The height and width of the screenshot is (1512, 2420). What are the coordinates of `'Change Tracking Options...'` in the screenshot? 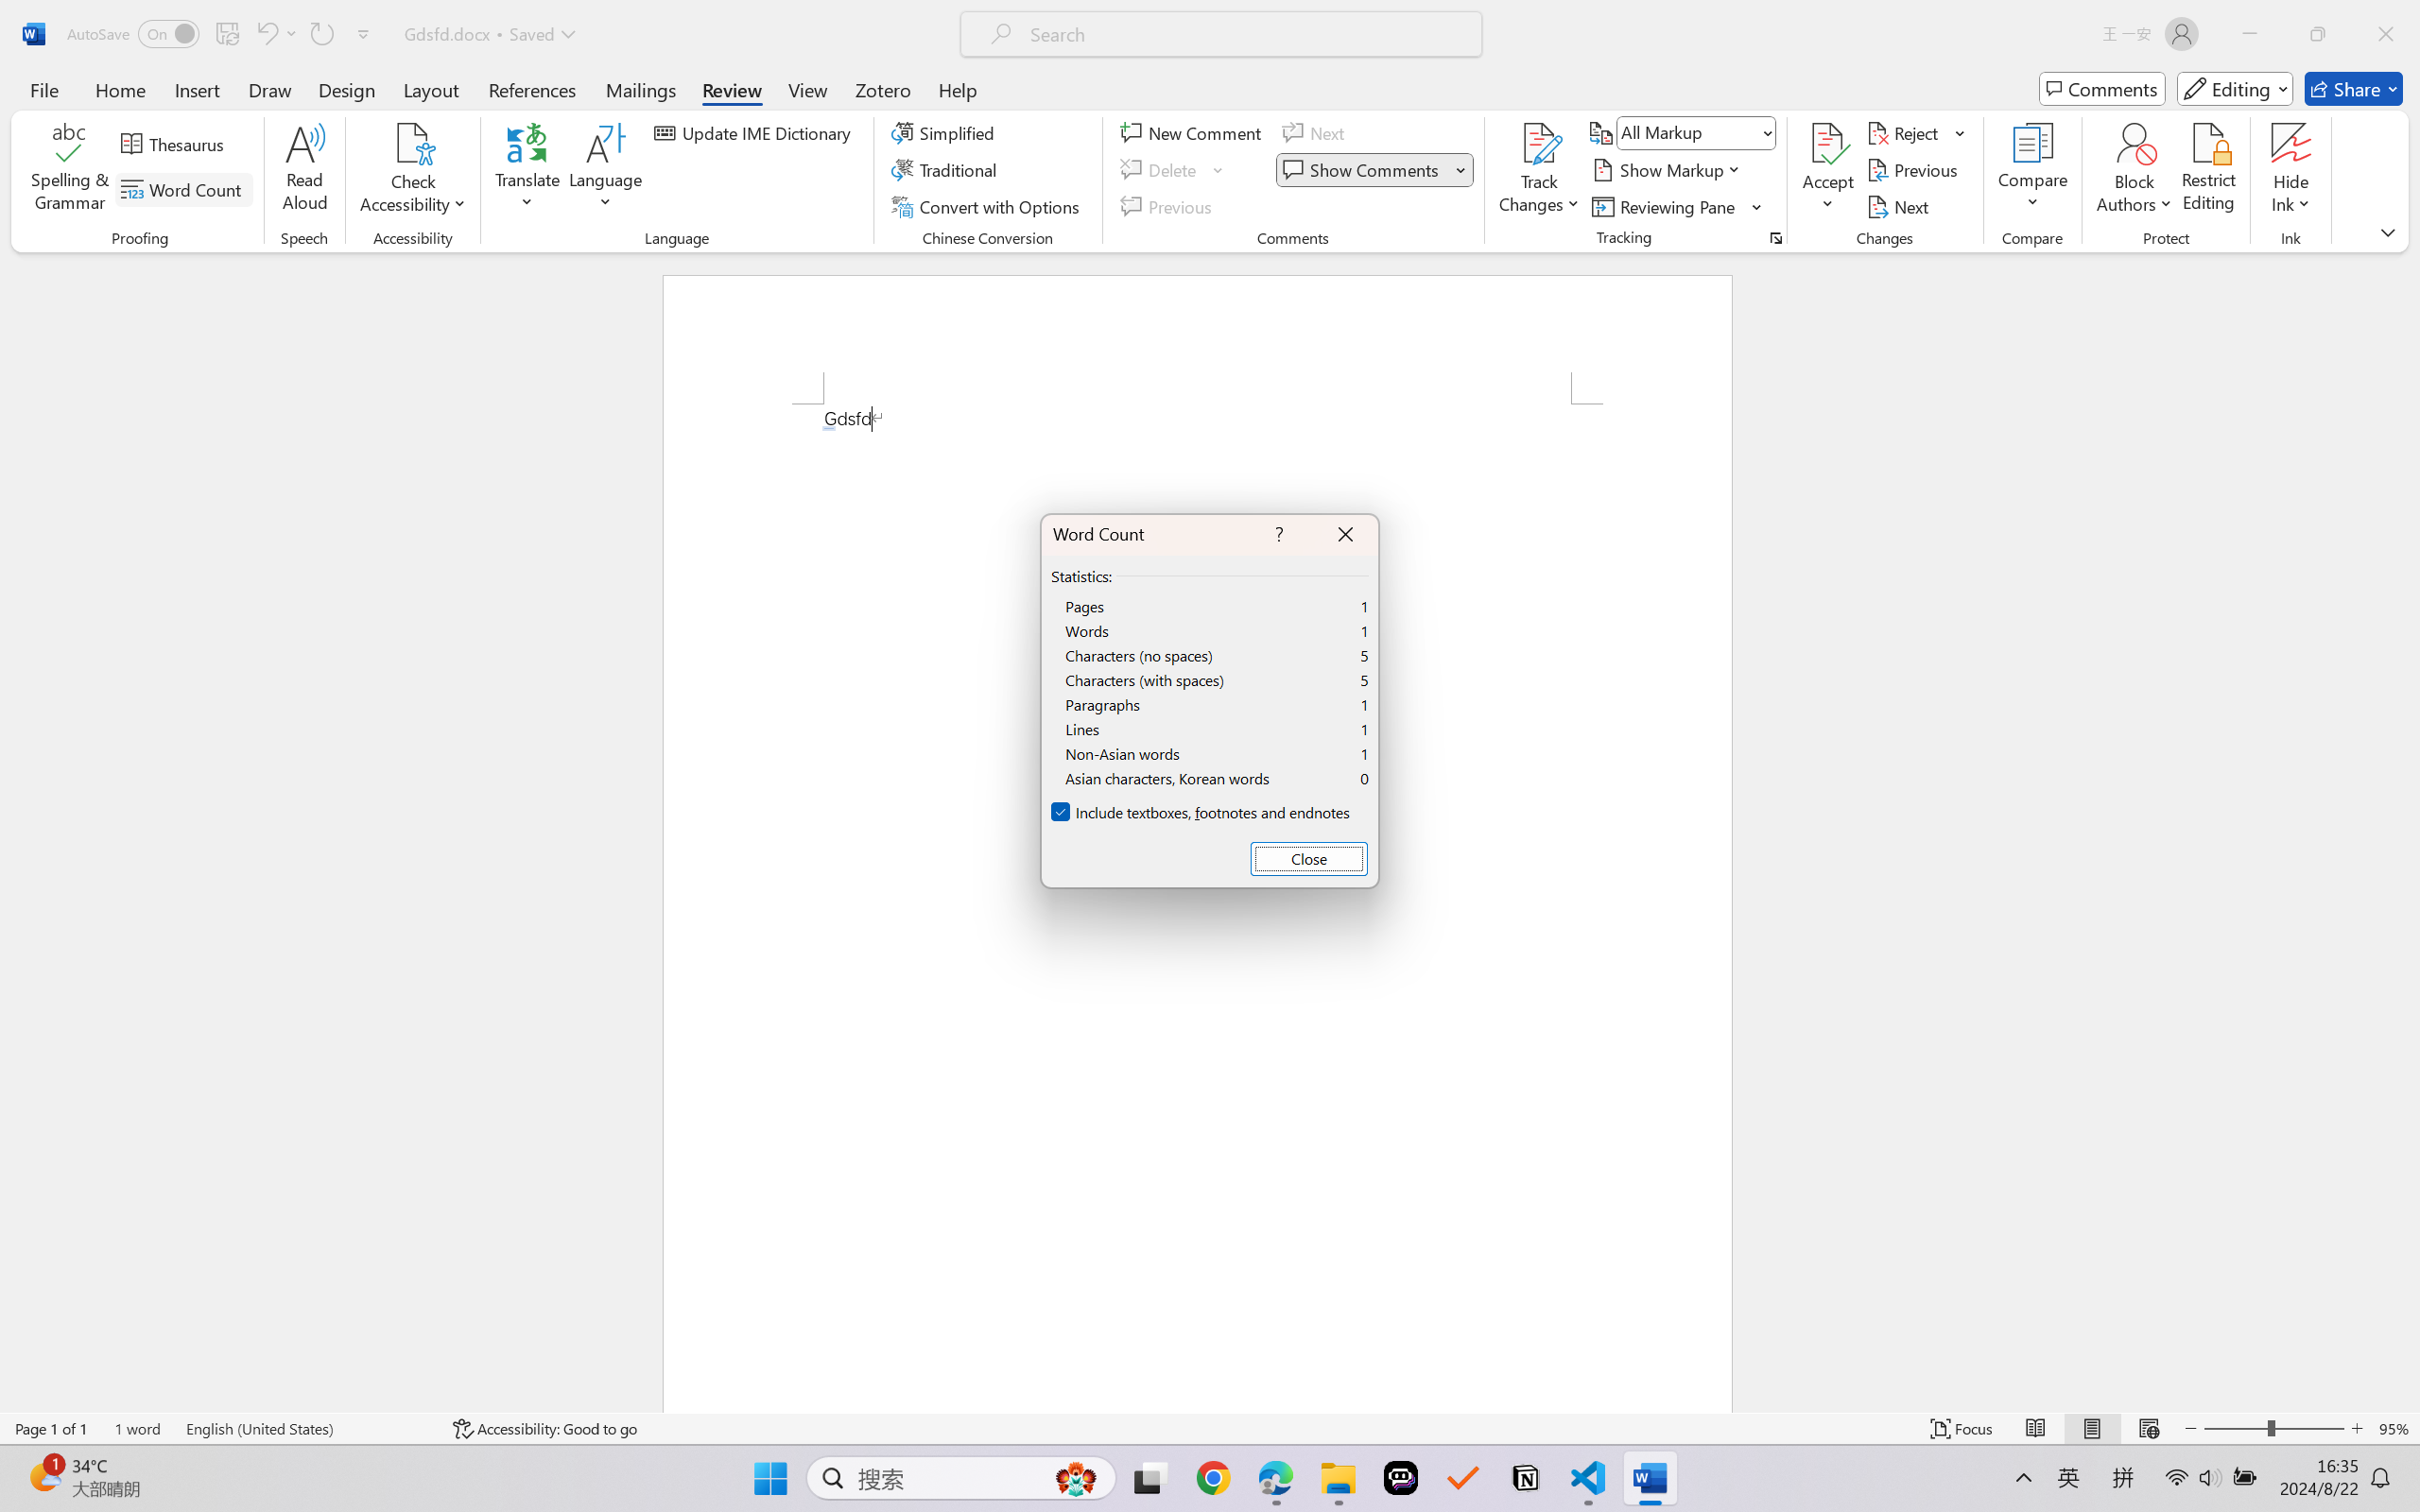 It's located at (1775, 237).